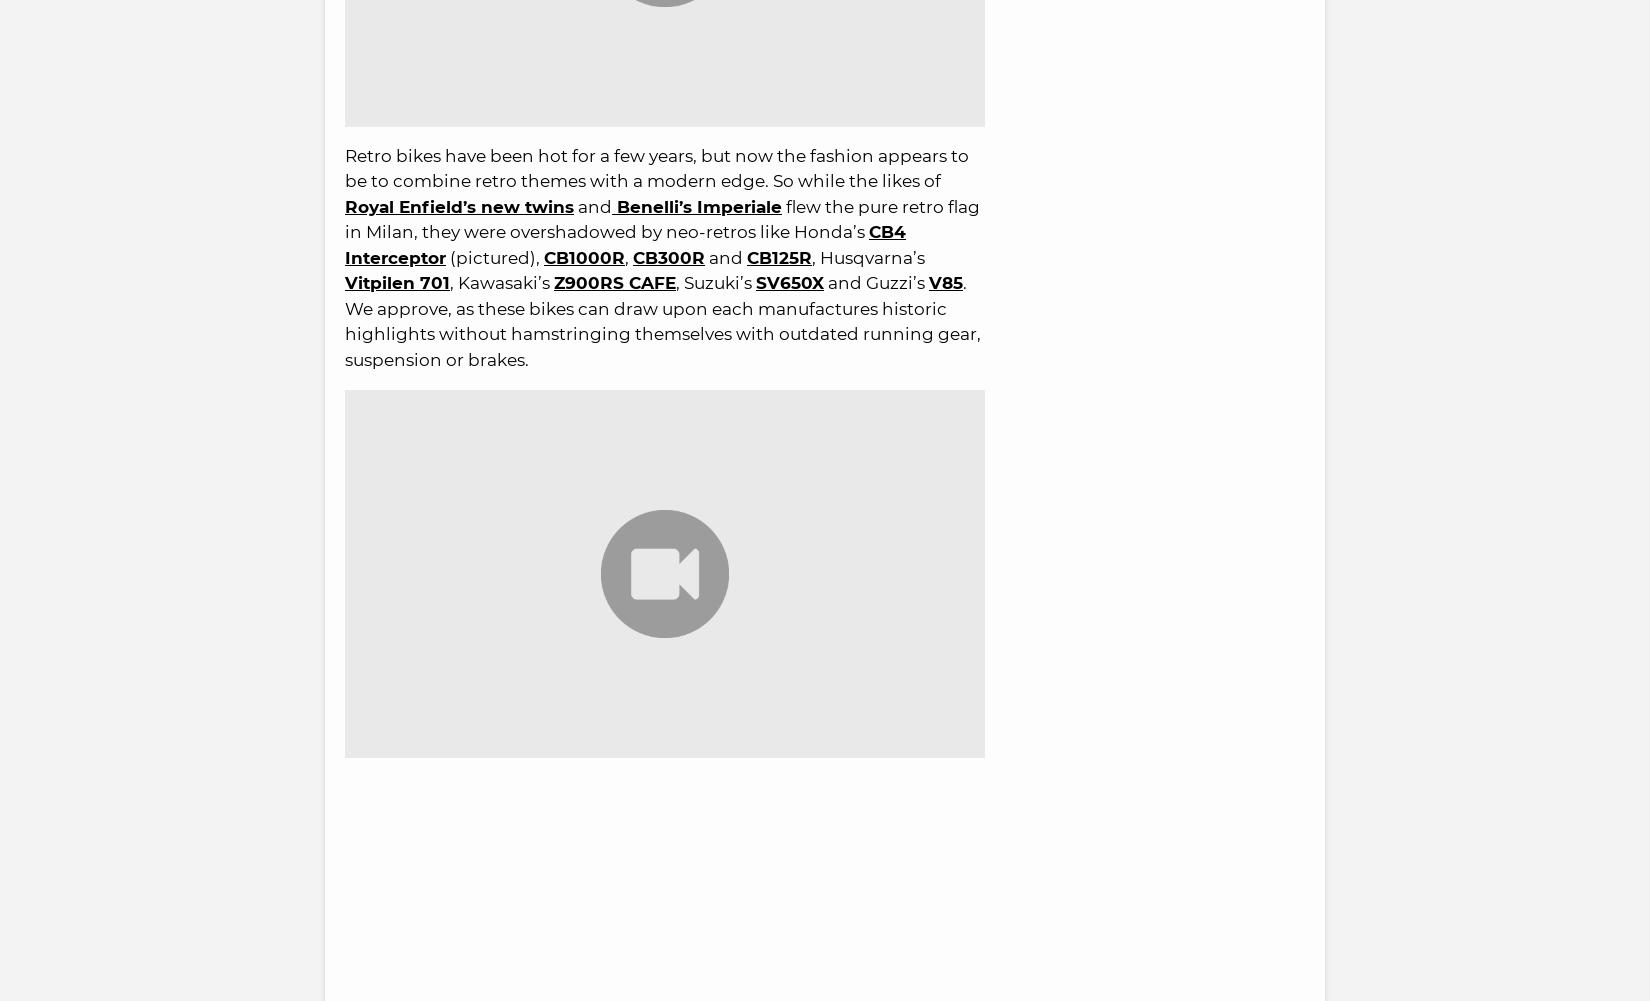 The height and width of the screenshot is (1001, 1650). What do you see at coordinates (789, 281) in the screenshot?
I see `'SV650X'` at bounding box center [789, 281].